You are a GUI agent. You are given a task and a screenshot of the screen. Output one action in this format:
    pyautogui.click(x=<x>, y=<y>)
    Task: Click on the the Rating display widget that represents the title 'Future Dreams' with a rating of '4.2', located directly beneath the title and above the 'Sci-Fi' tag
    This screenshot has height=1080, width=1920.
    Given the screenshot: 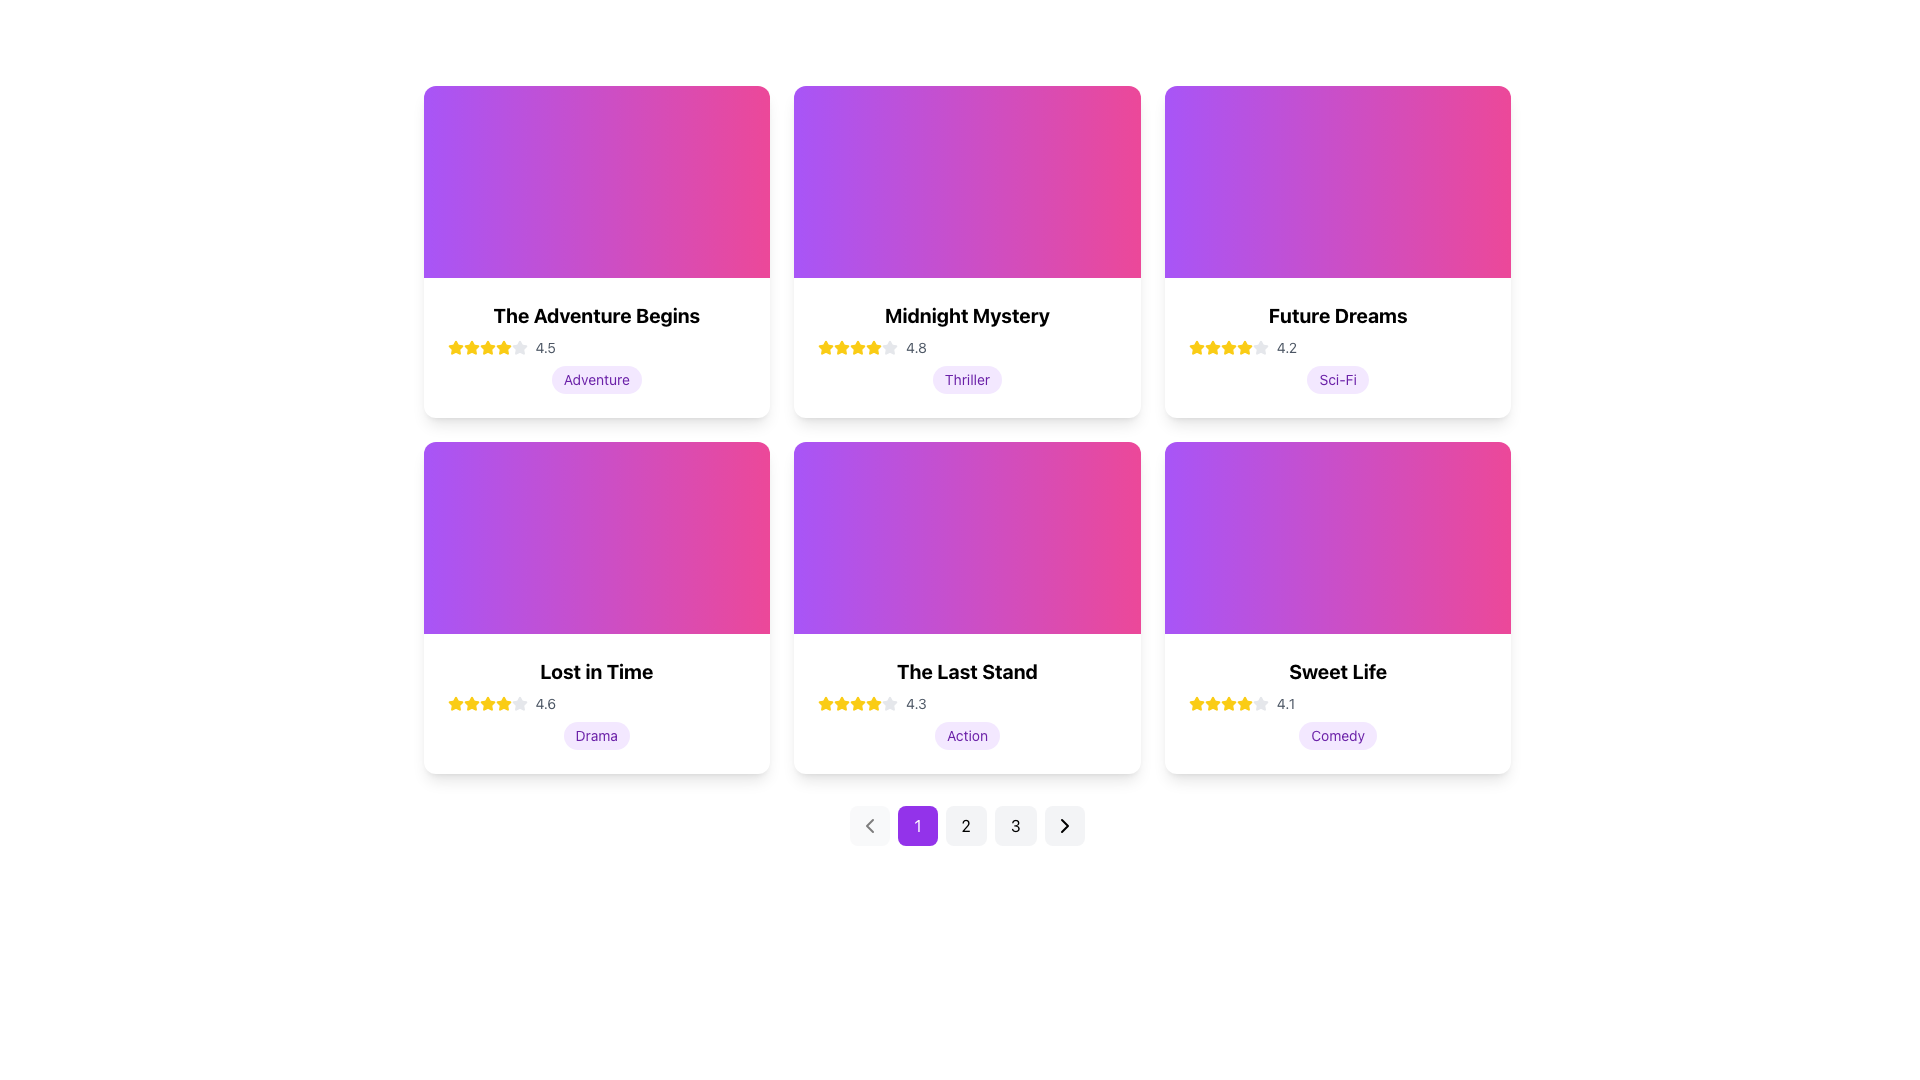 What is the action you would take?
    pyautogui.click(x=1338, y=346)
    